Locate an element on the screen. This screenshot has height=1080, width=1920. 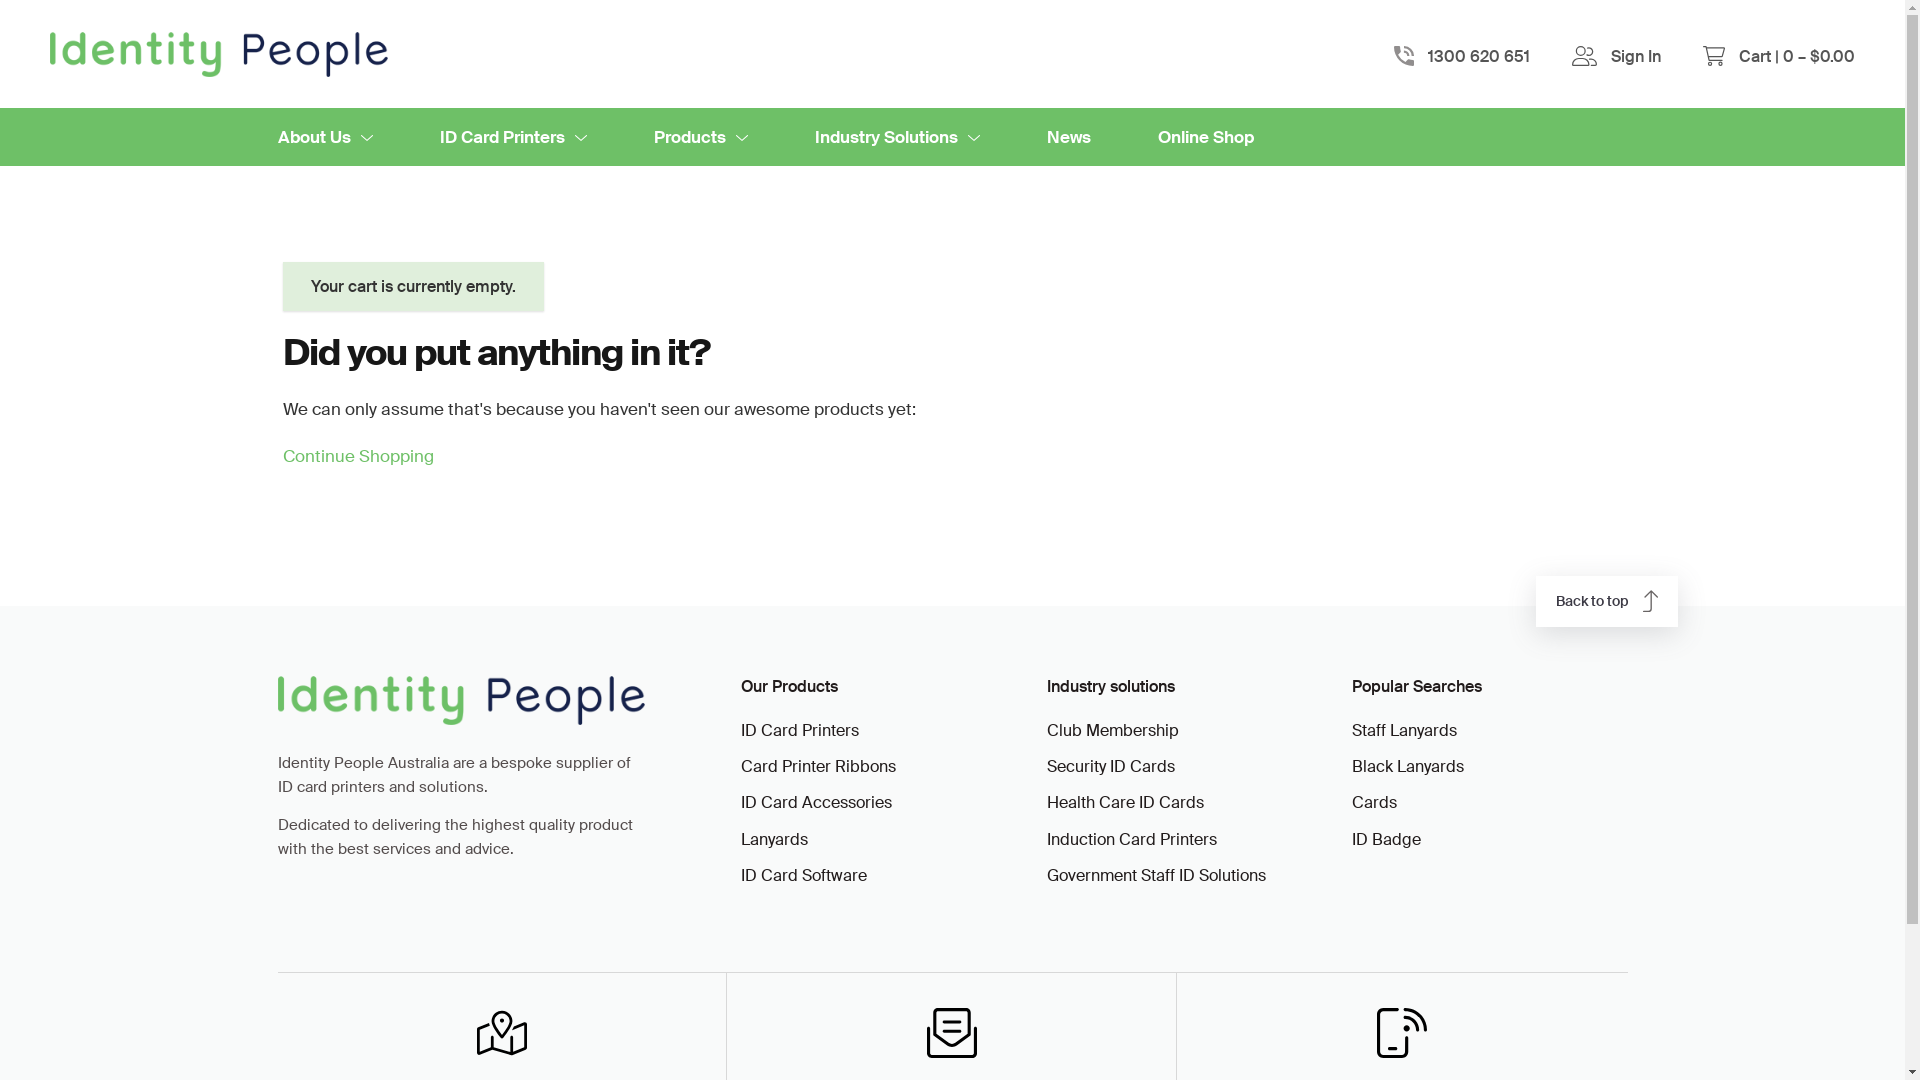
'Back to top' is located at coordinates (1607, 600).